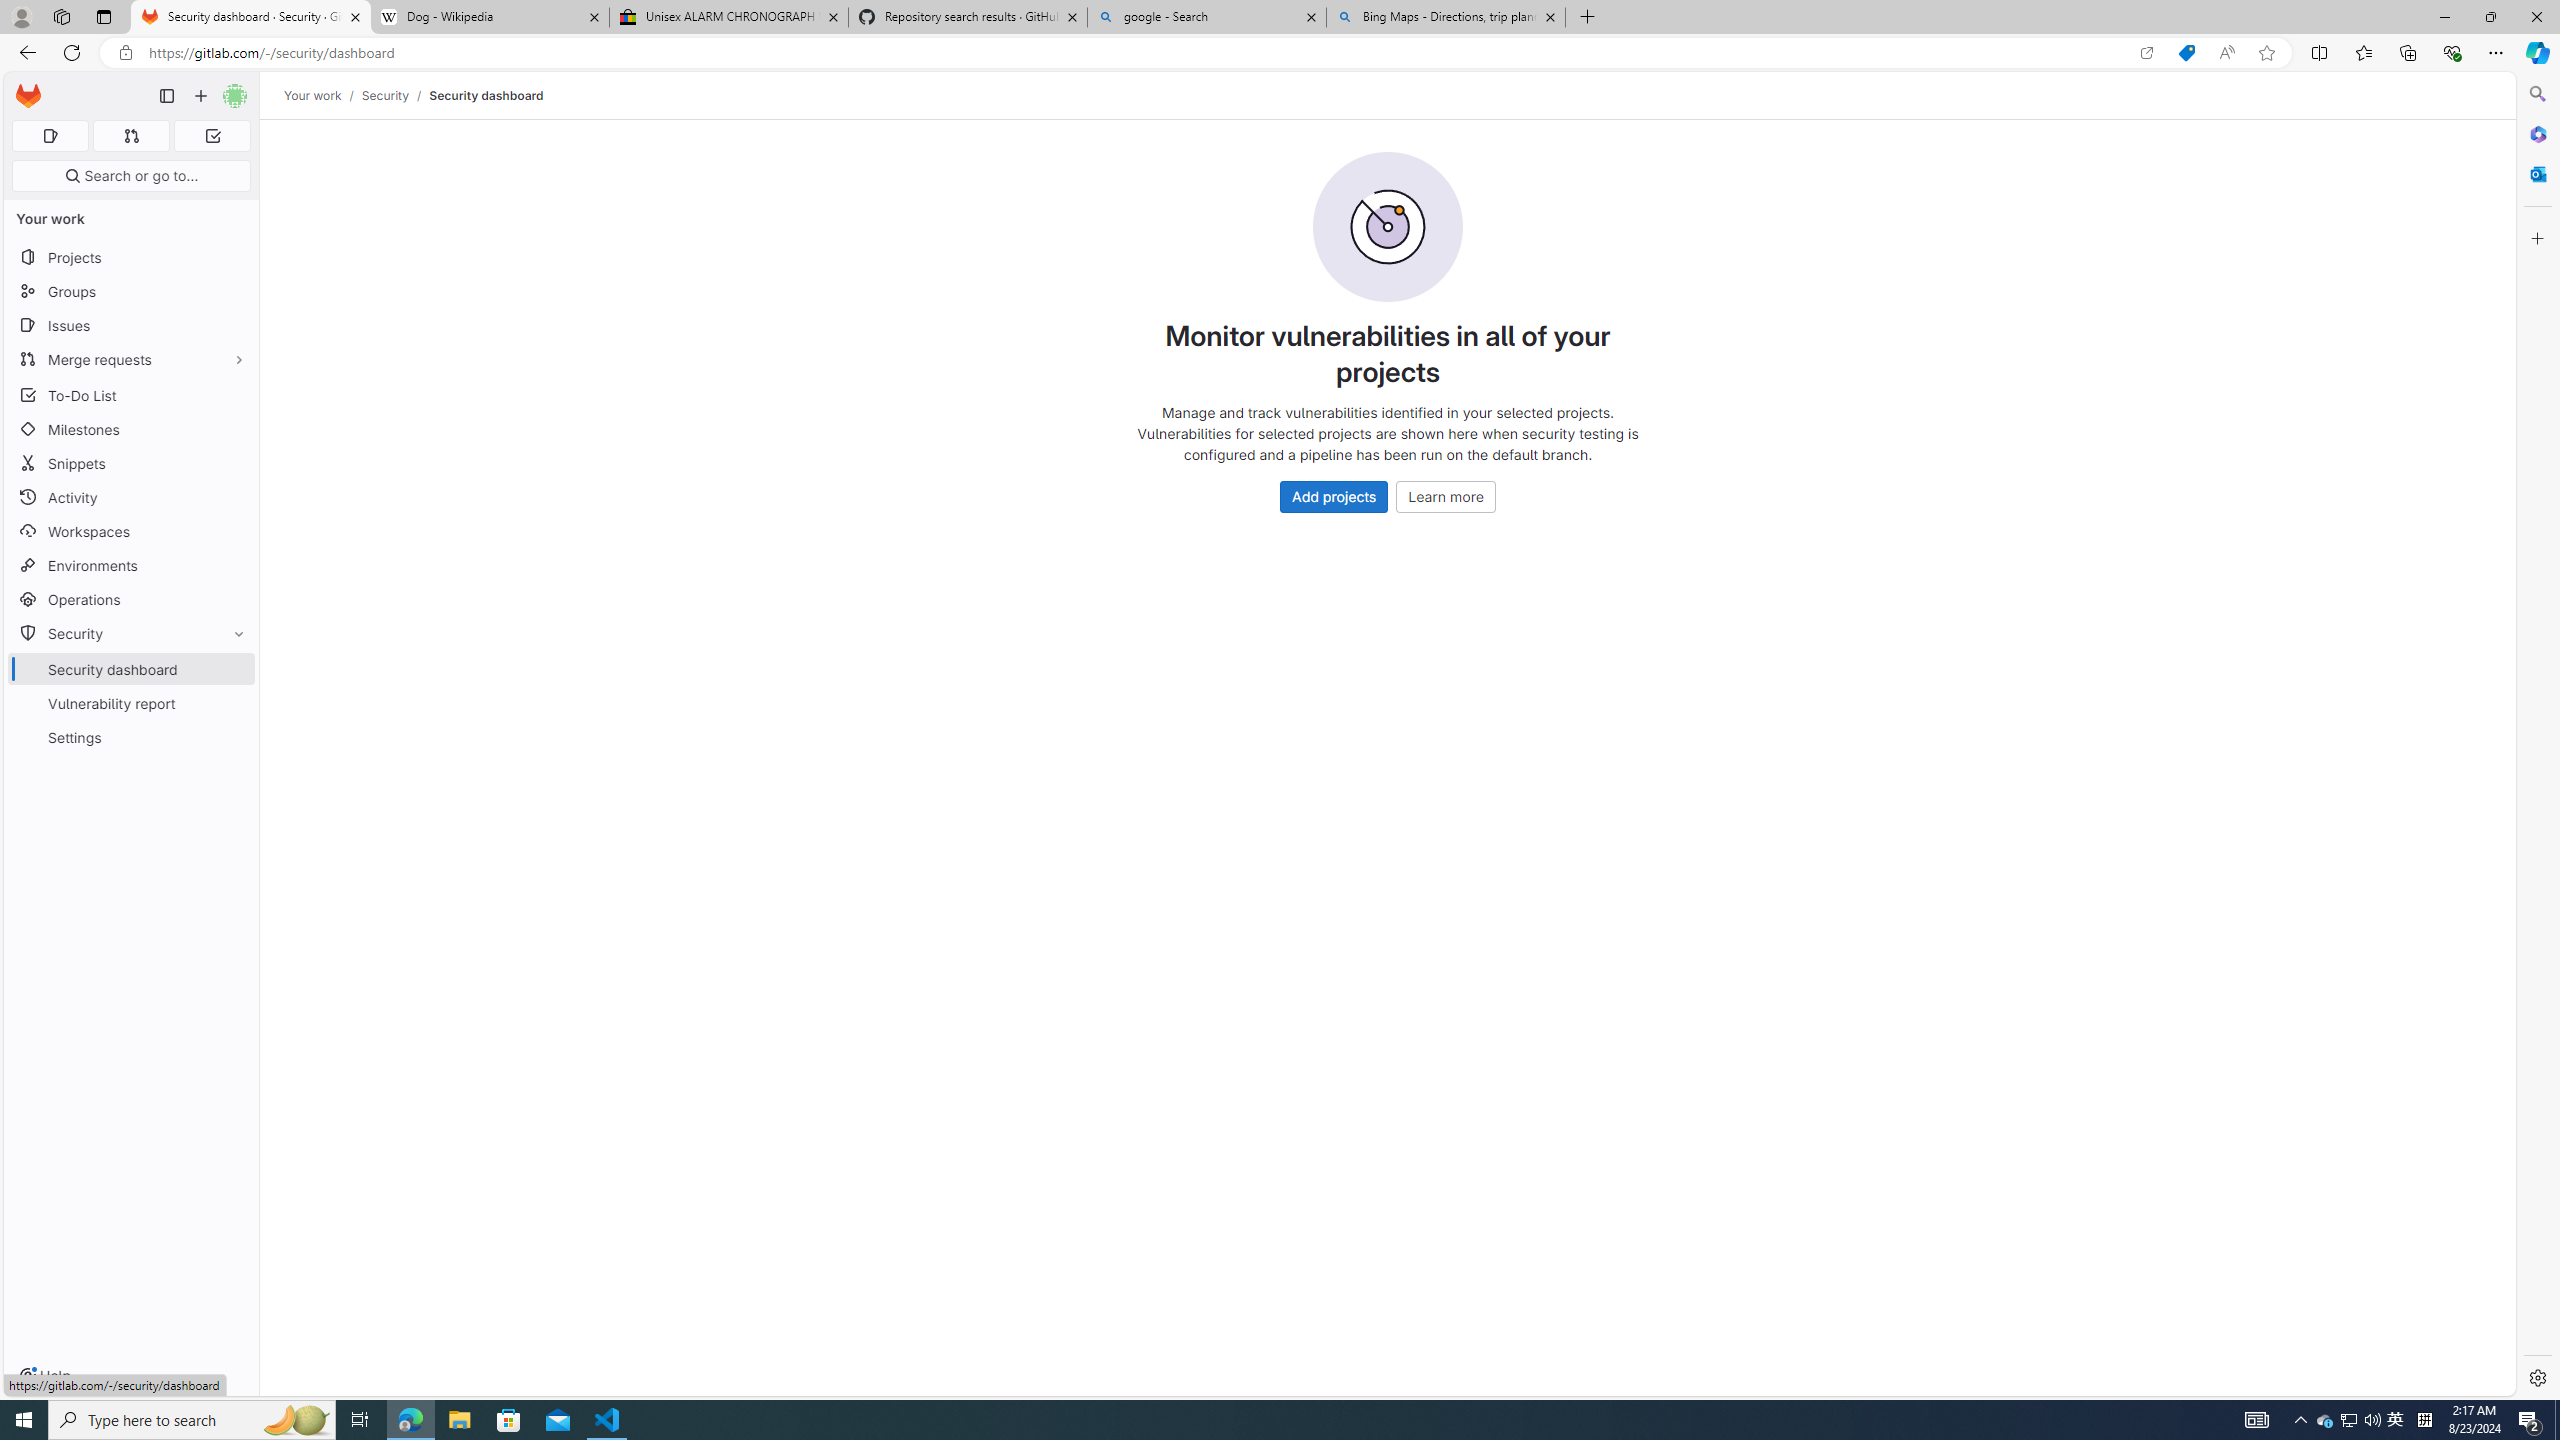  I want to click on 'Help', so click(44, 1374).